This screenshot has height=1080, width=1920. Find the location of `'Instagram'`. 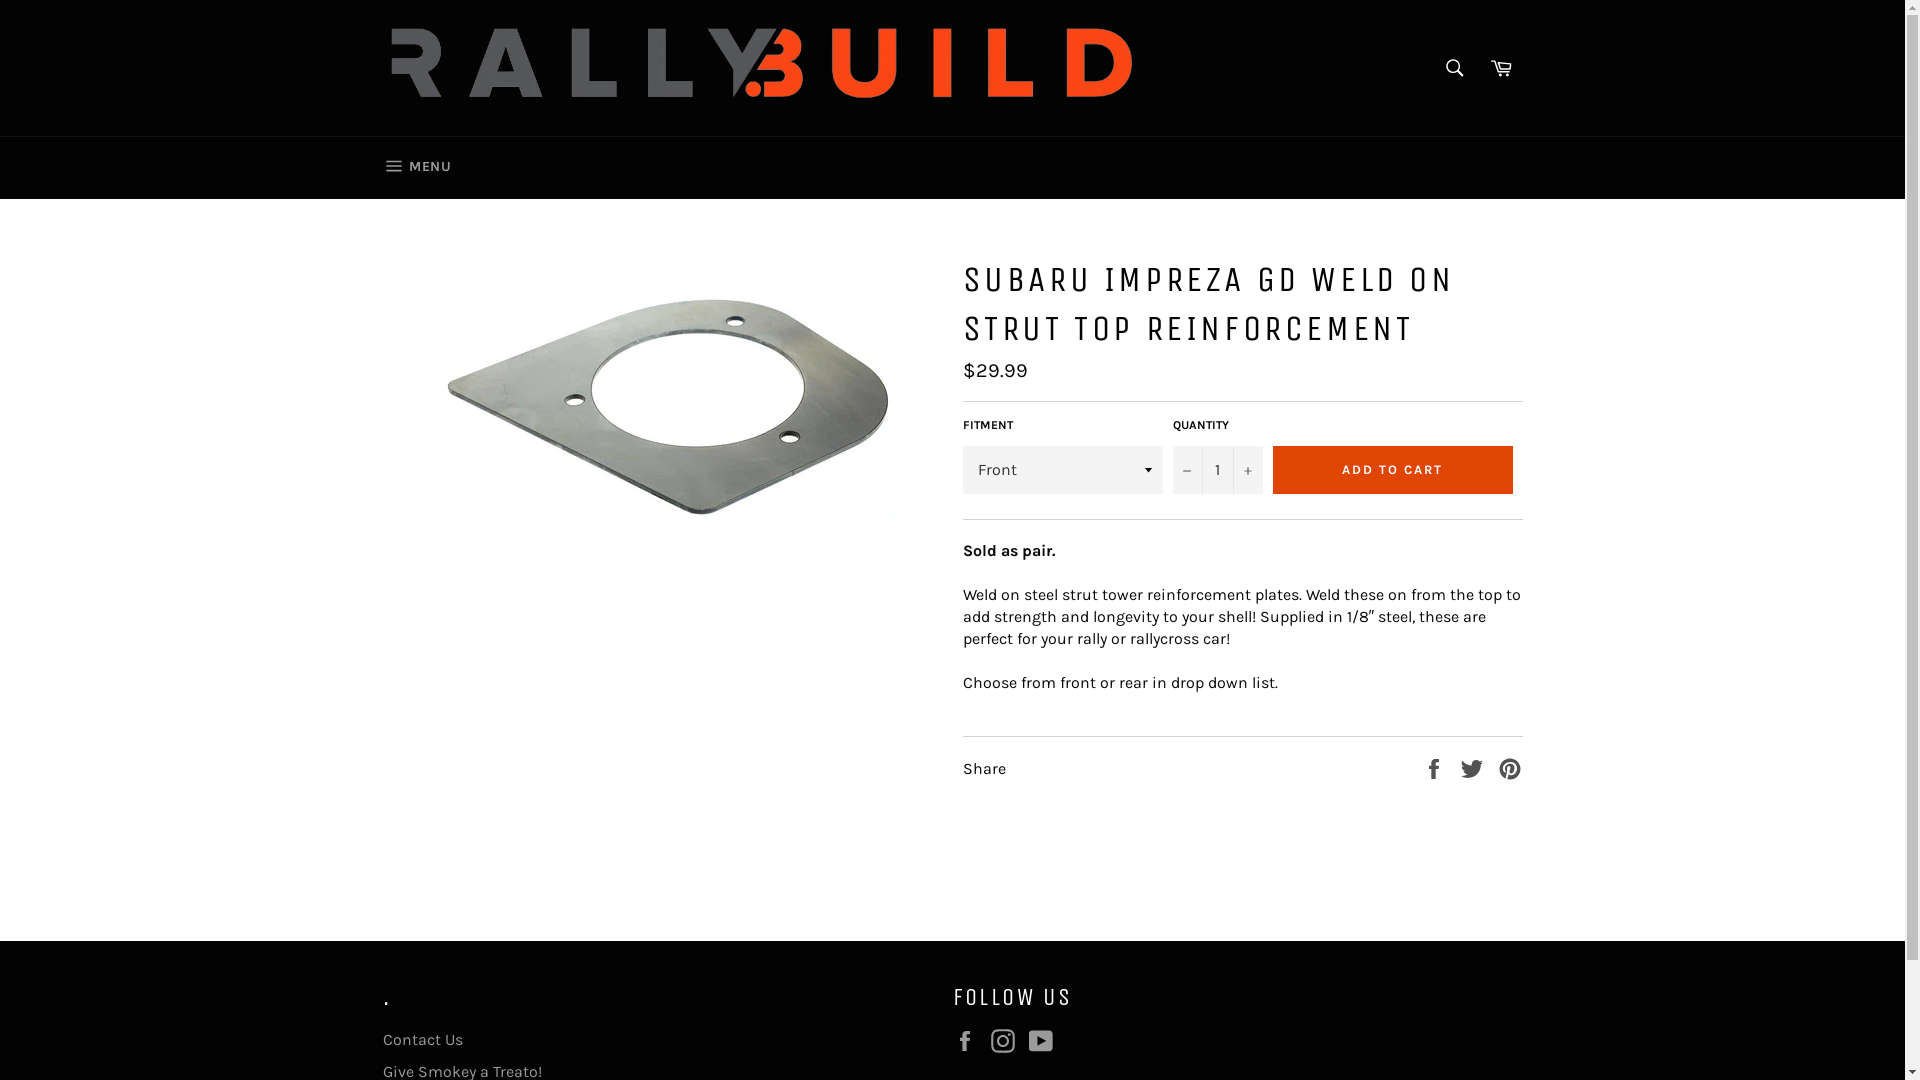

'Instagram' is located at coordinates (989, 1040).